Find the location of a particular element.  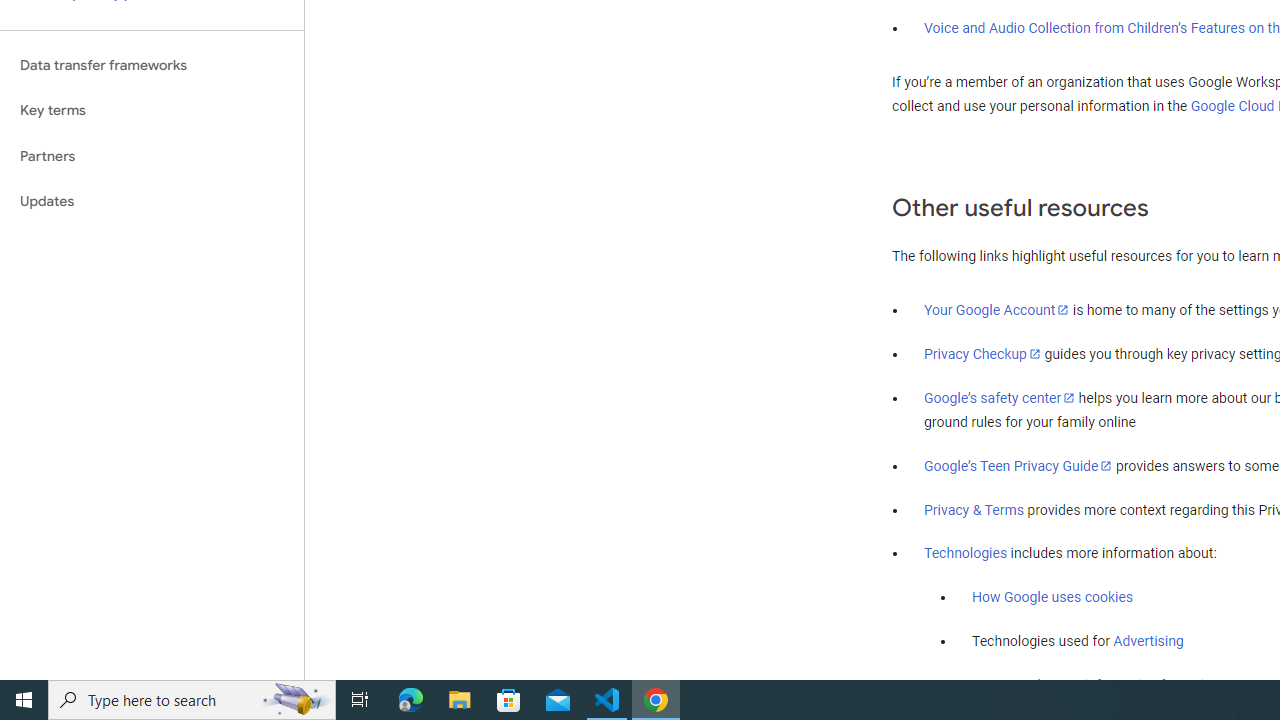

'Key terms' is located at coordinates (151, 110).